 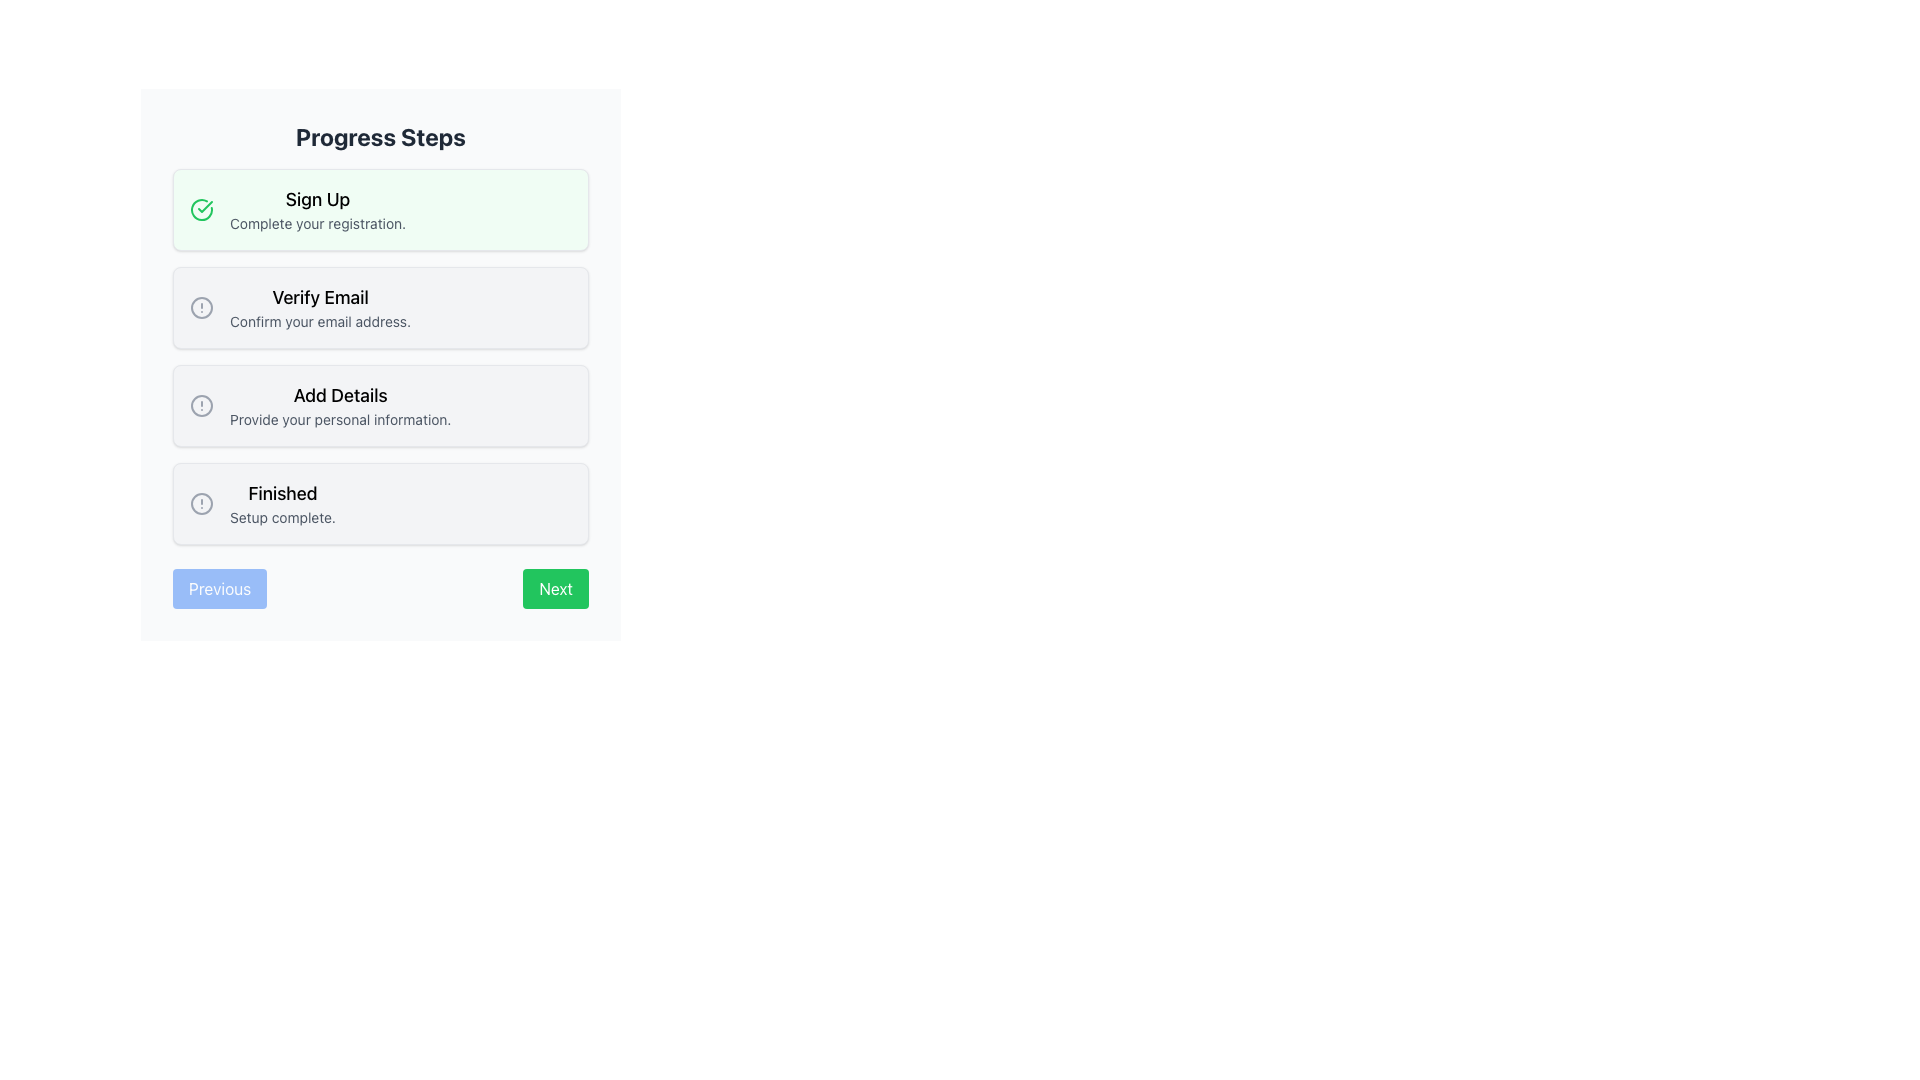 What do you see at coordinates (380, 503) in the screenshot?
I see `the completed step in the multi-step process, which is the fourth item in the list located below 'Add Details' and above the navigation buttons` at bounding box center [380, 503].